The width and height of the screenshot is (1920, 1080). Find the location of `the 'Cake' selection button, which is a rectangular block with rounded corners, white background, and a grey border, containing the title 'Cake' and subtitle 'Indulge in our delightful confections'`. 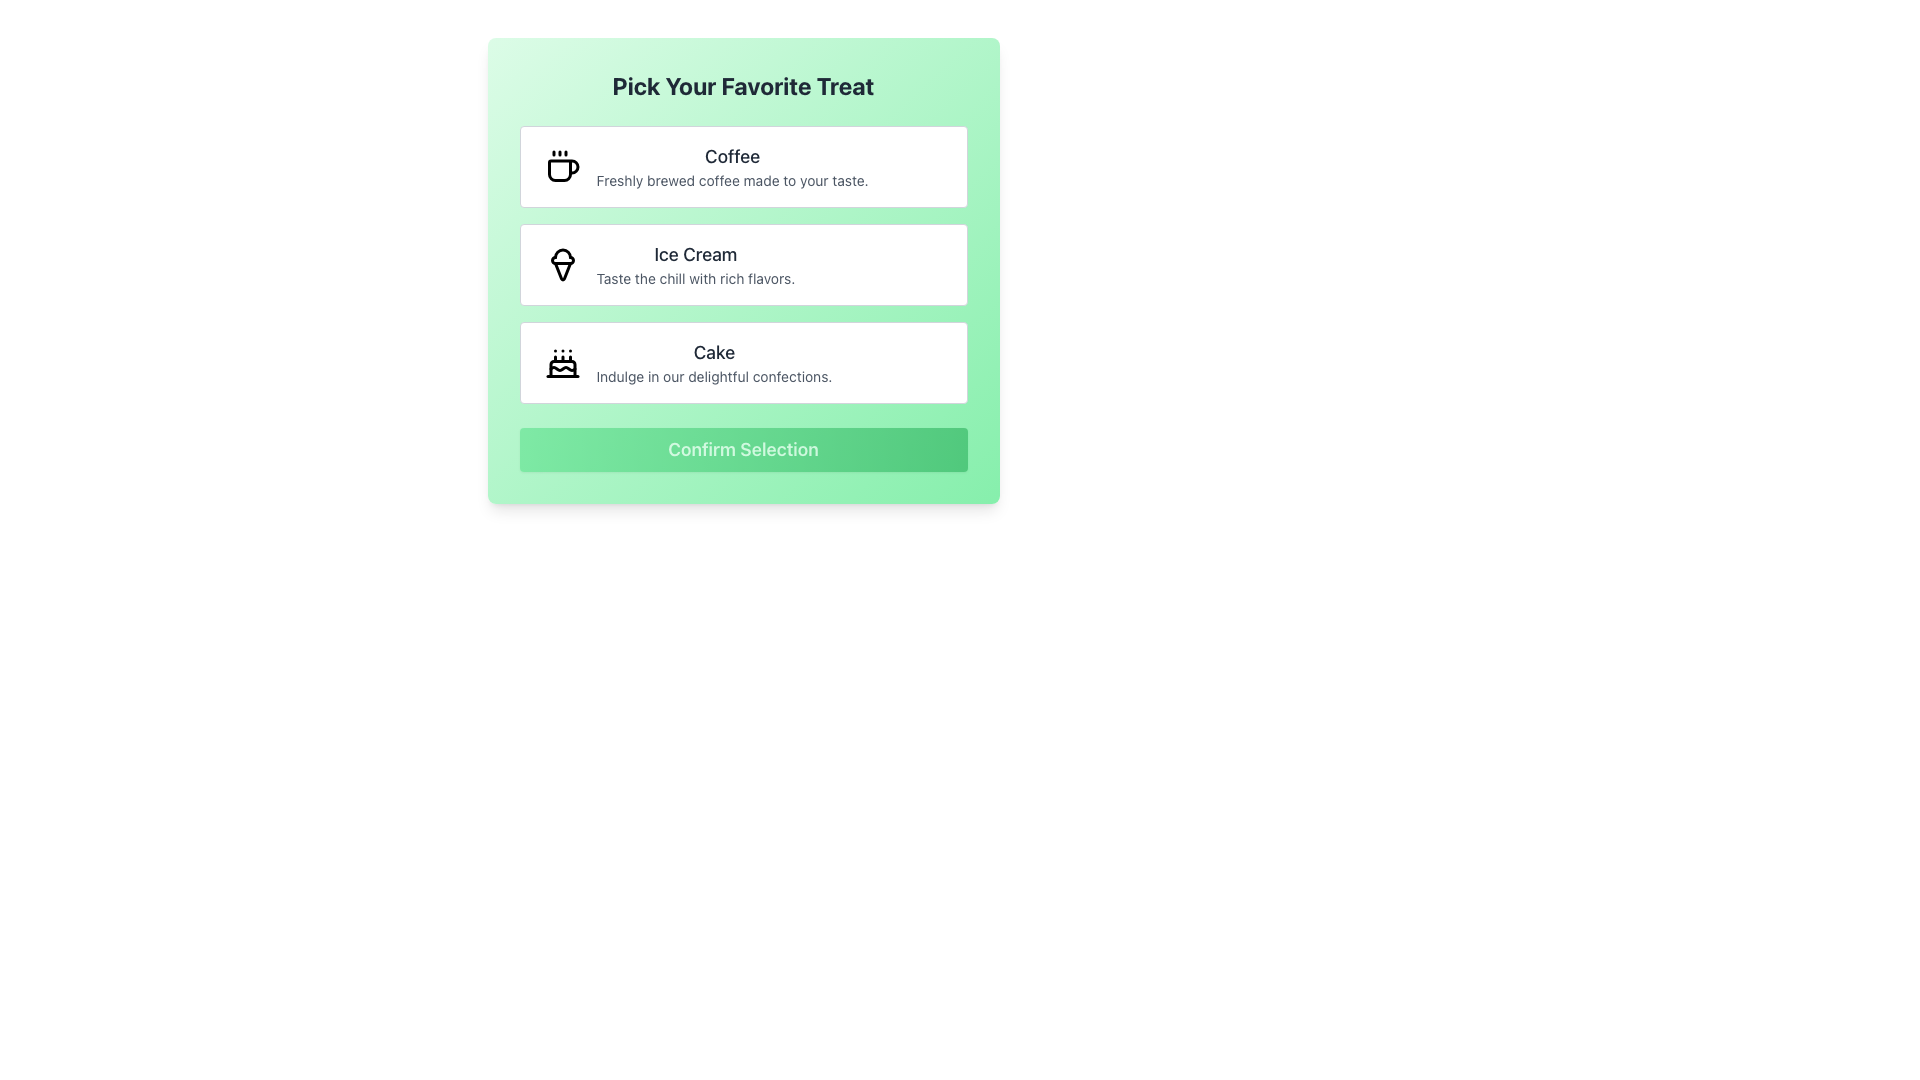

the 'Cake' selection button, which is a rectangular block with rounded corners, white background, and a grey border, containing the title 'Cake' and subtitle 'Indulge in our delightful confections' is located at coordinates (742, 362).